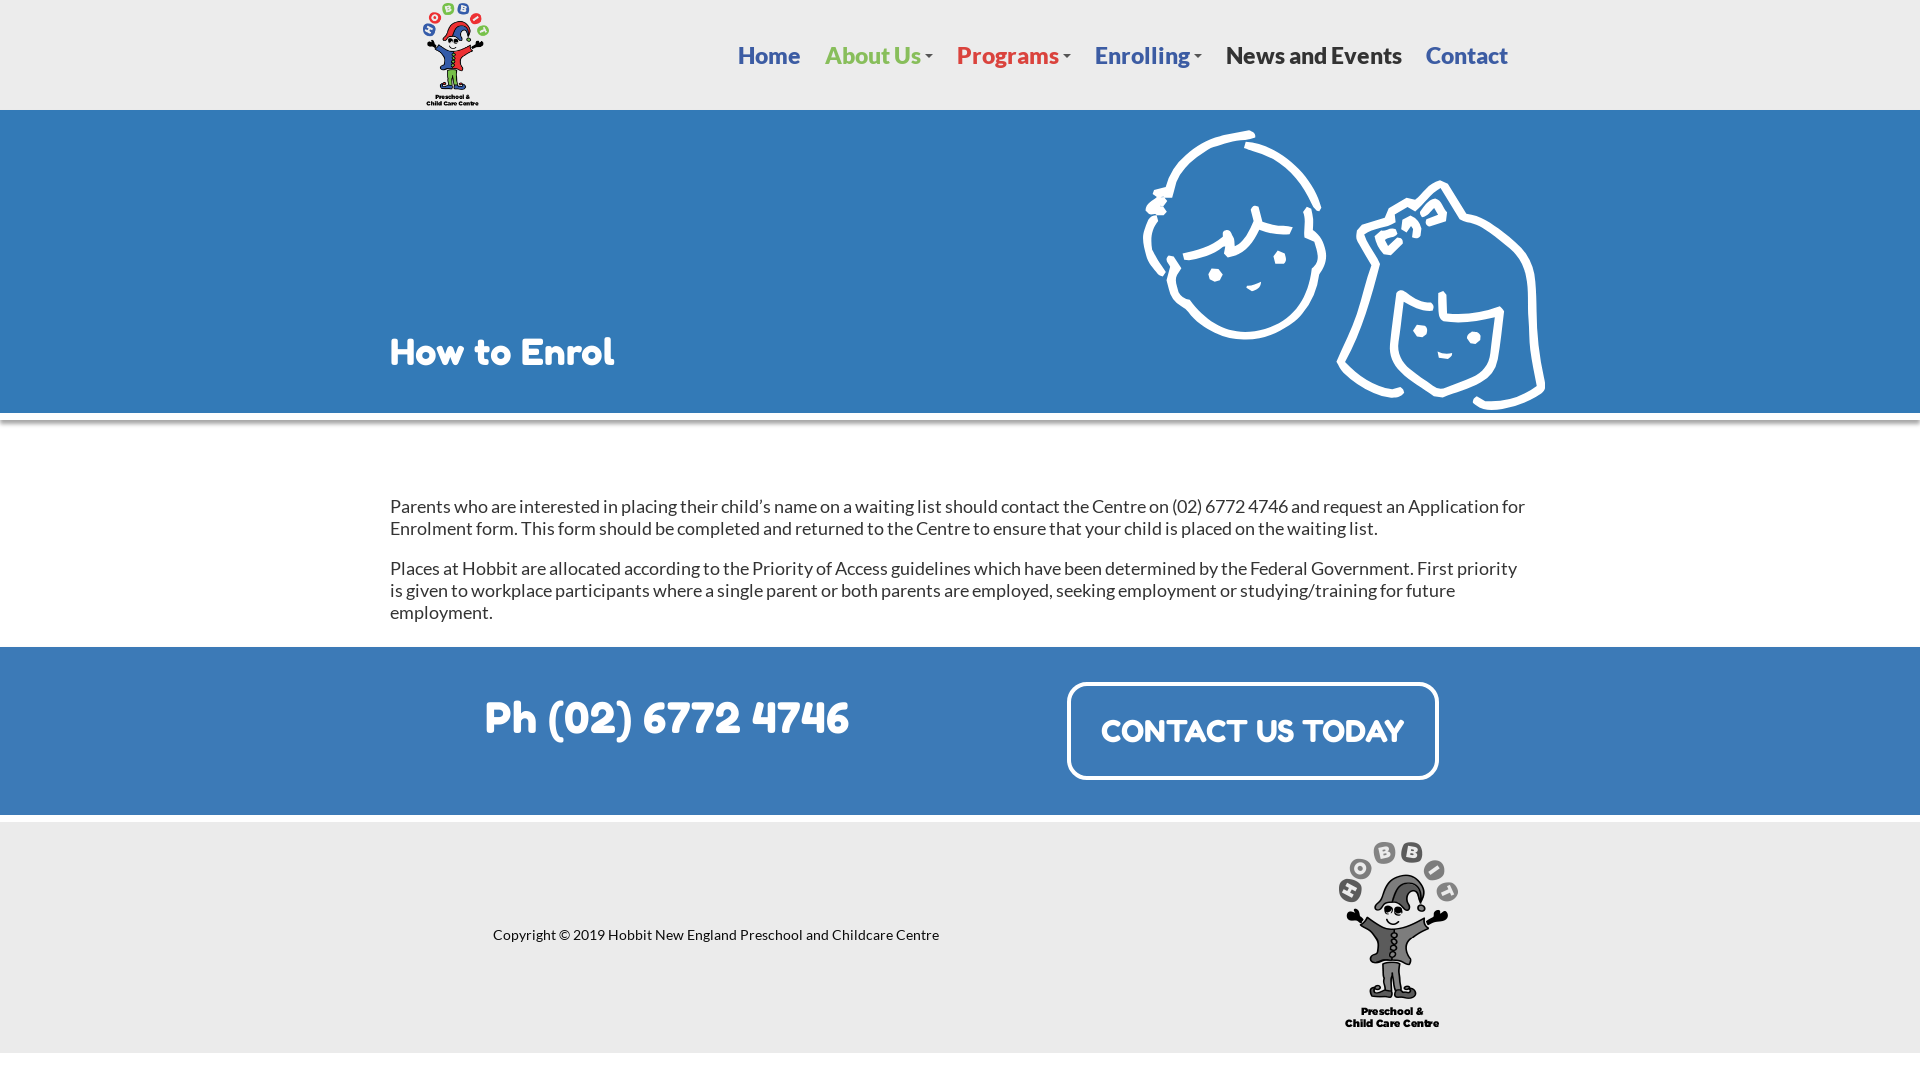 This screenshot has width=1920, height=1080. Describe the element at coordinates (1251, 731) in the screenshot. I see `'CONTACT US TODAY'` at that location.